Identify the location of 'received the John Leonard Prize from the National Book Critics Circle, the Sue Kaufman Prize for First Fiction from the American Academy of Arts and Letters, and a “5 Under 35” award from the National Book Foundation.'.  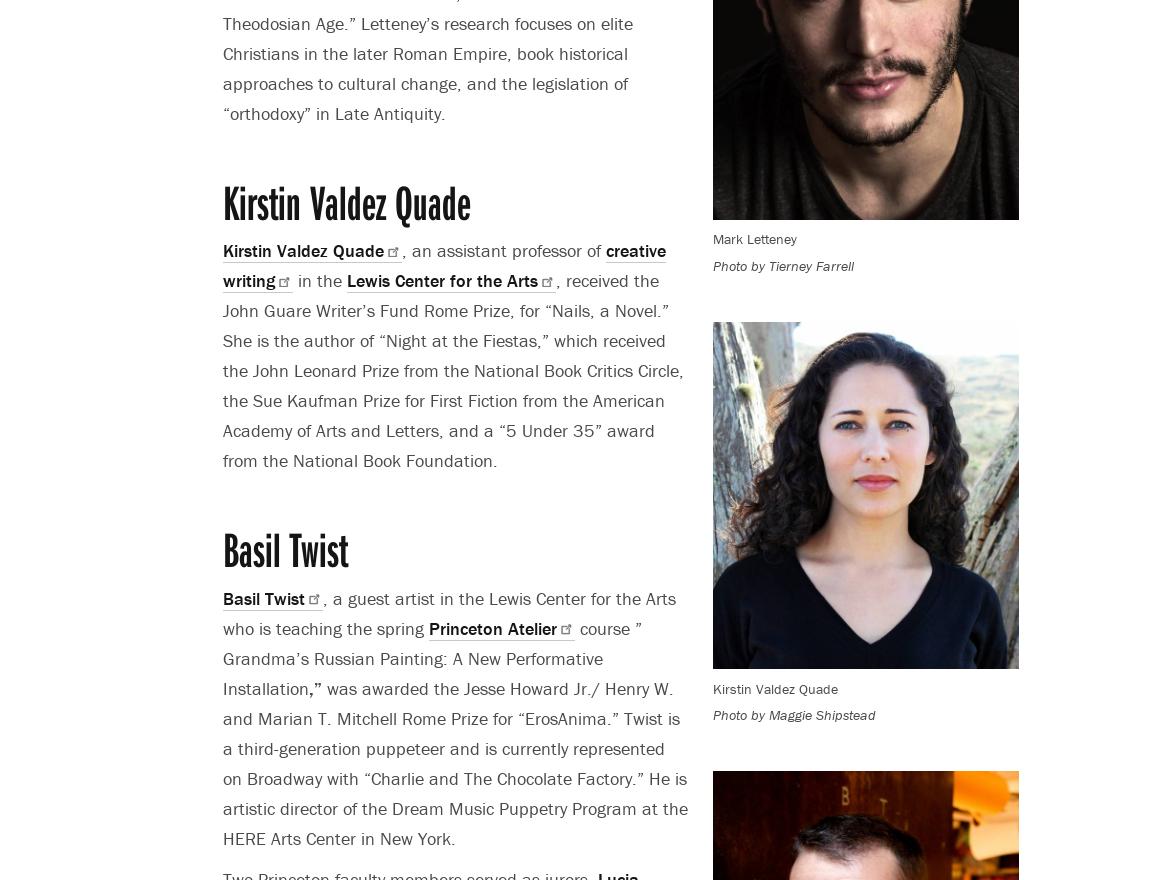
(453, 399).